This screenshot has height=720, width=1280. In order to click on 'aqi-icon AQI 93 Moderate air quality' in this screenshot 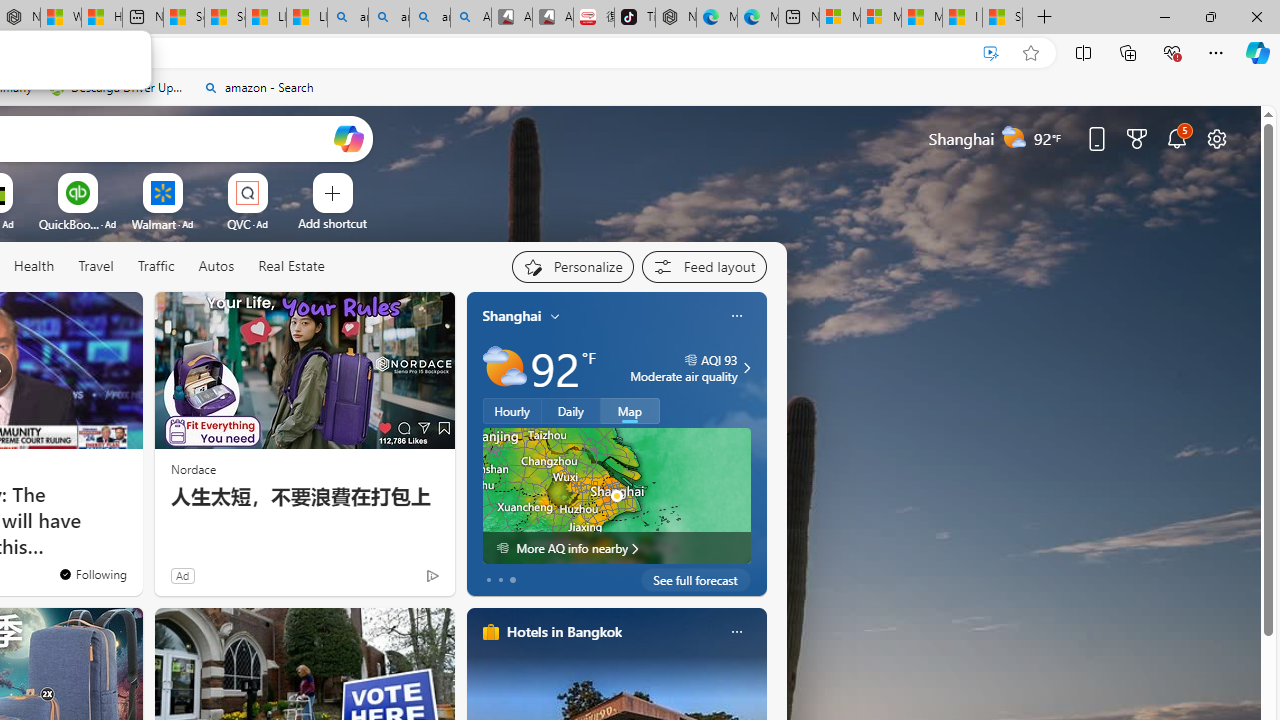, I will do `click(684, 367)`.